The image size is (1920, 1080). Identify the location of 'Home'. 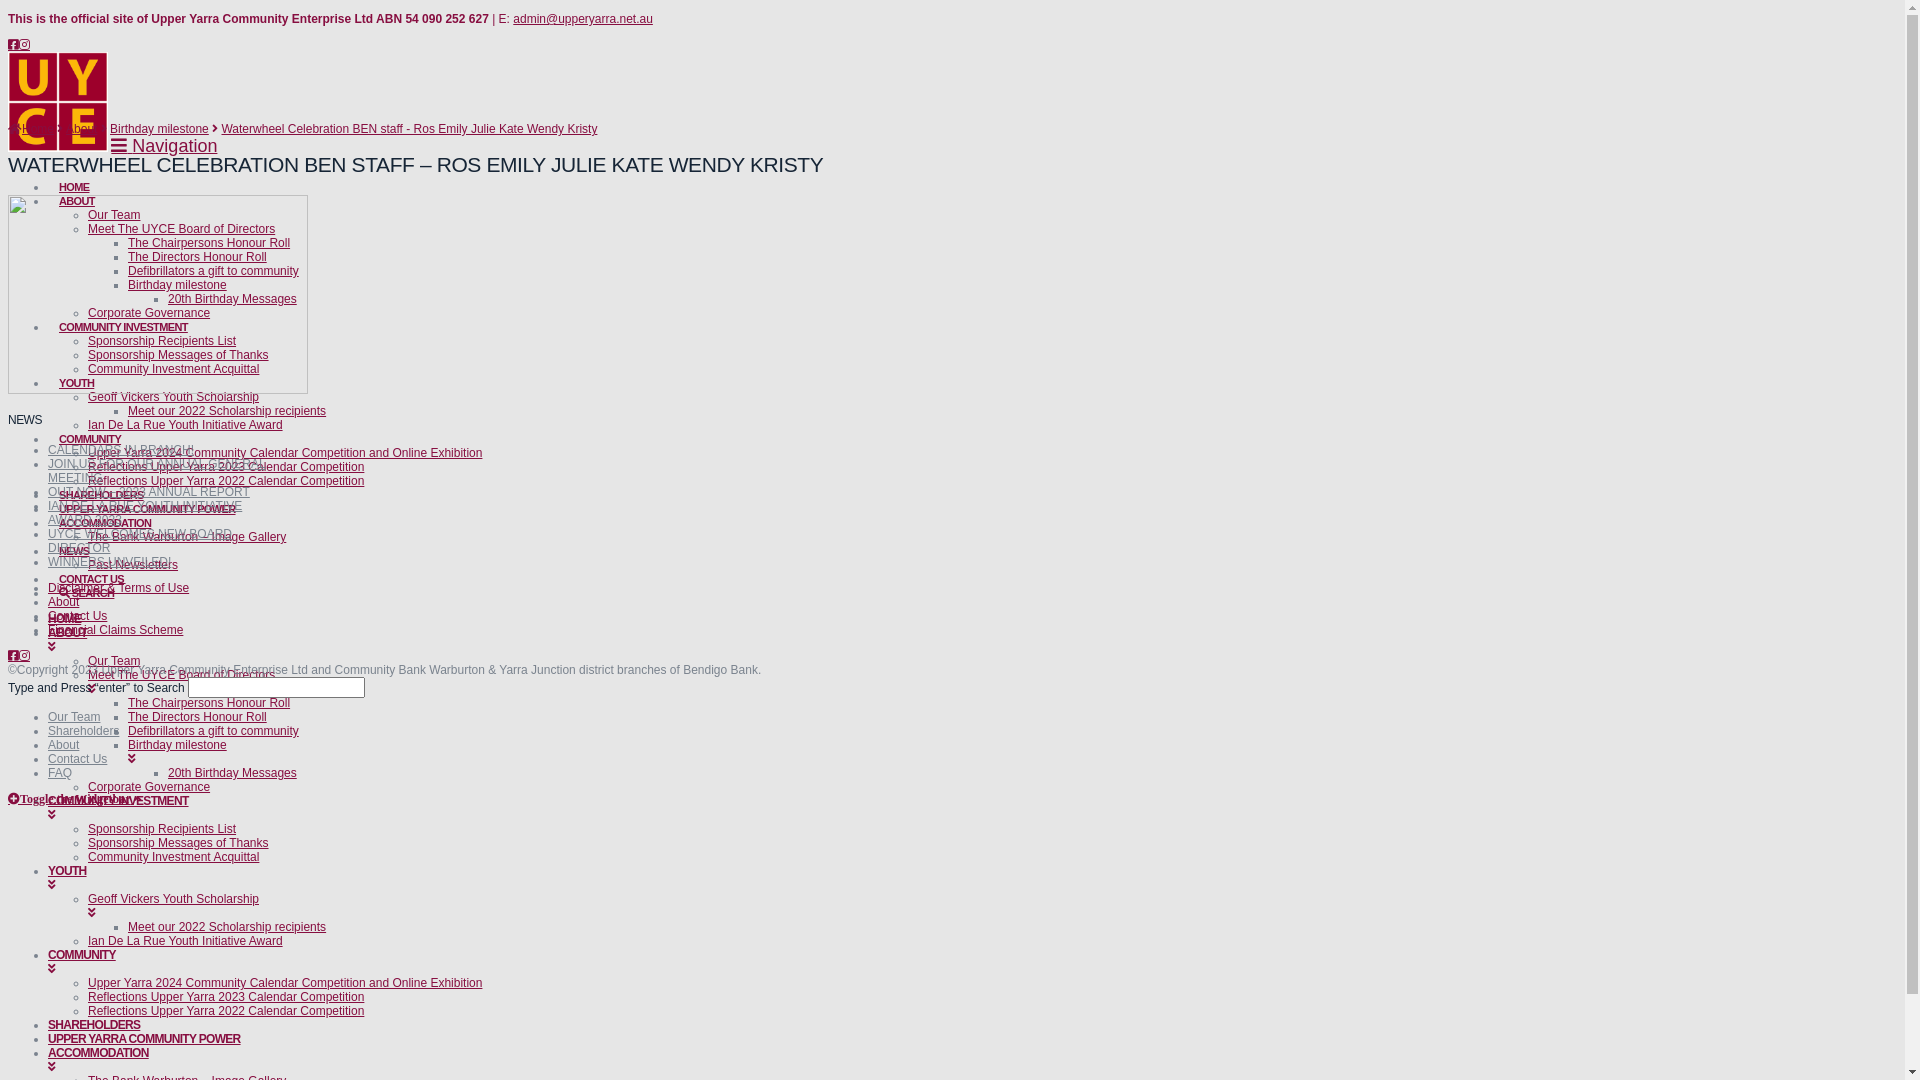
(30, 128).